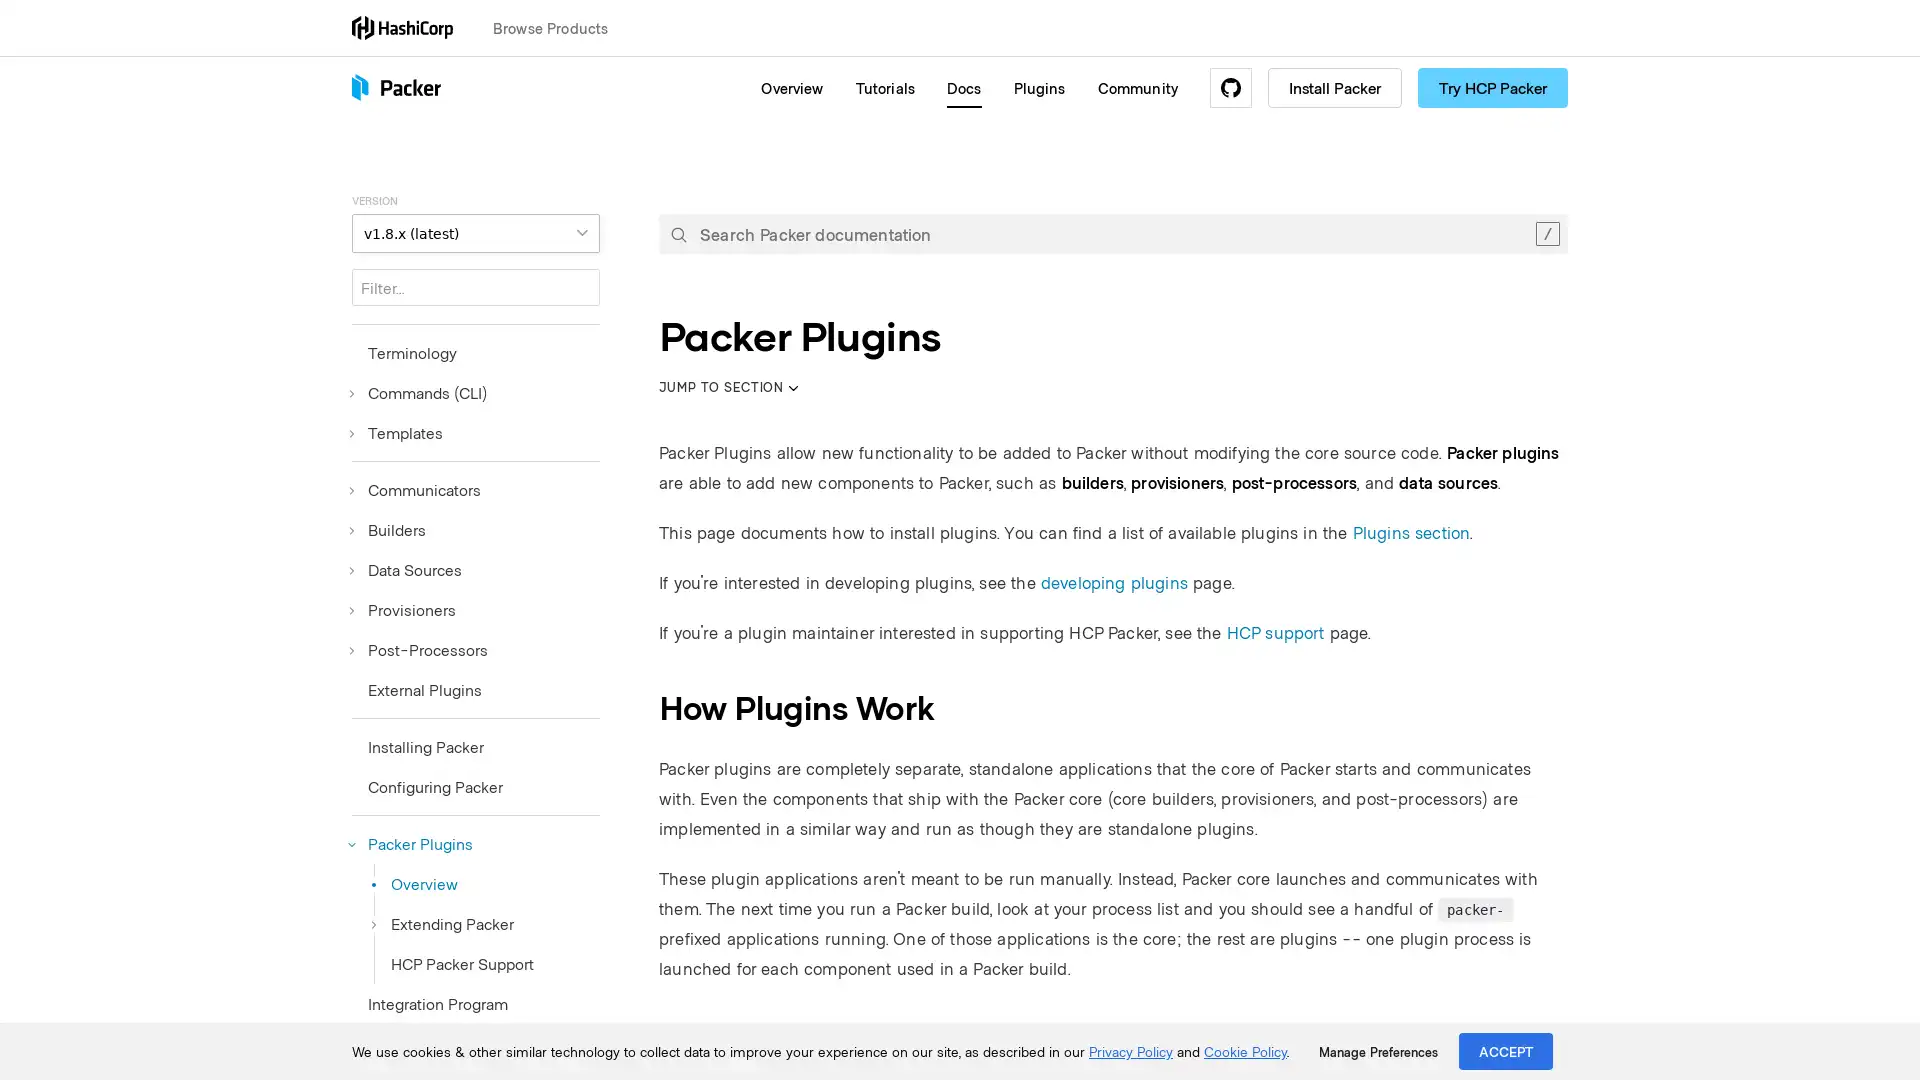 Image resolution: width=1920 pixels, height=1080 pixels. What do you see at coordinates (474, 232) in the screenshot?
I see `VERSION` at bounding box center [474, 232].